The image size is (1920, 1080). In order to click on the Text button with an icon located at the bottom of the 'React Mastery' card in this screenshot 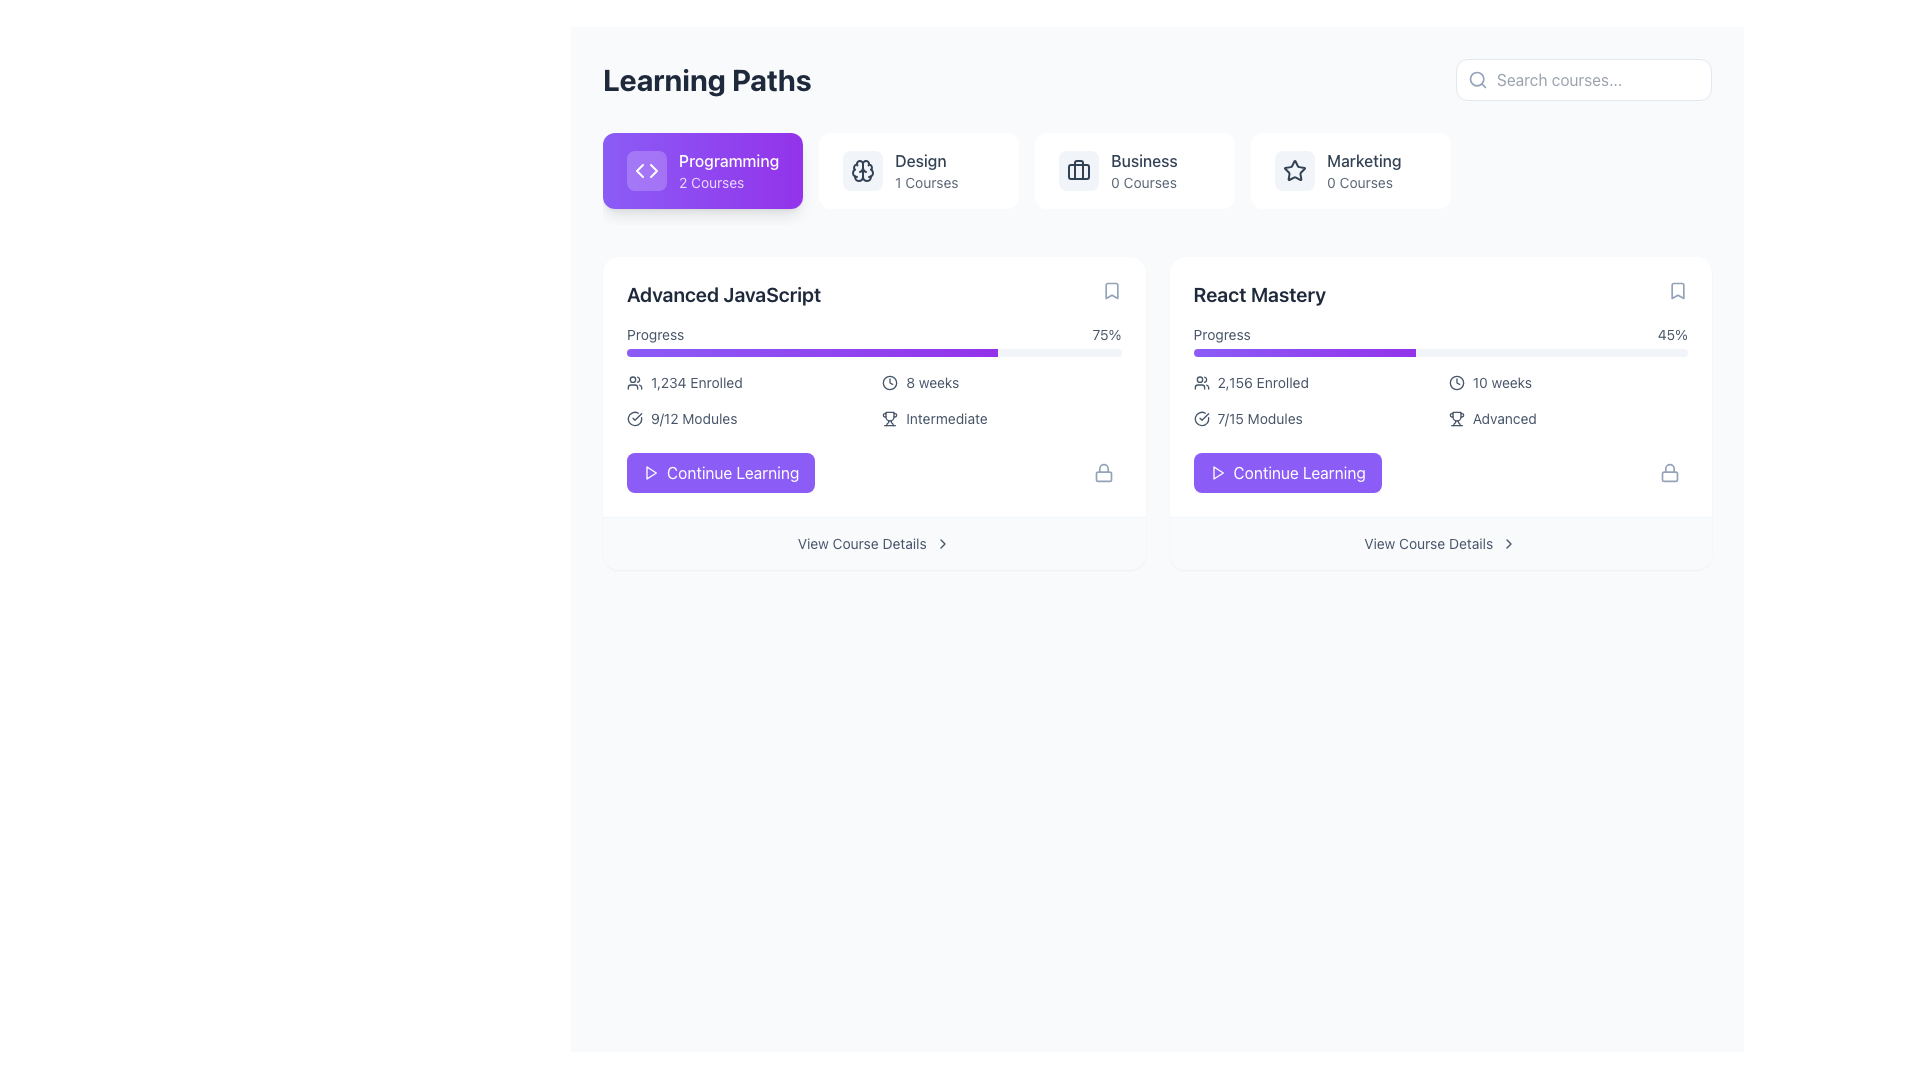, I will do `click(1440, 543)`.